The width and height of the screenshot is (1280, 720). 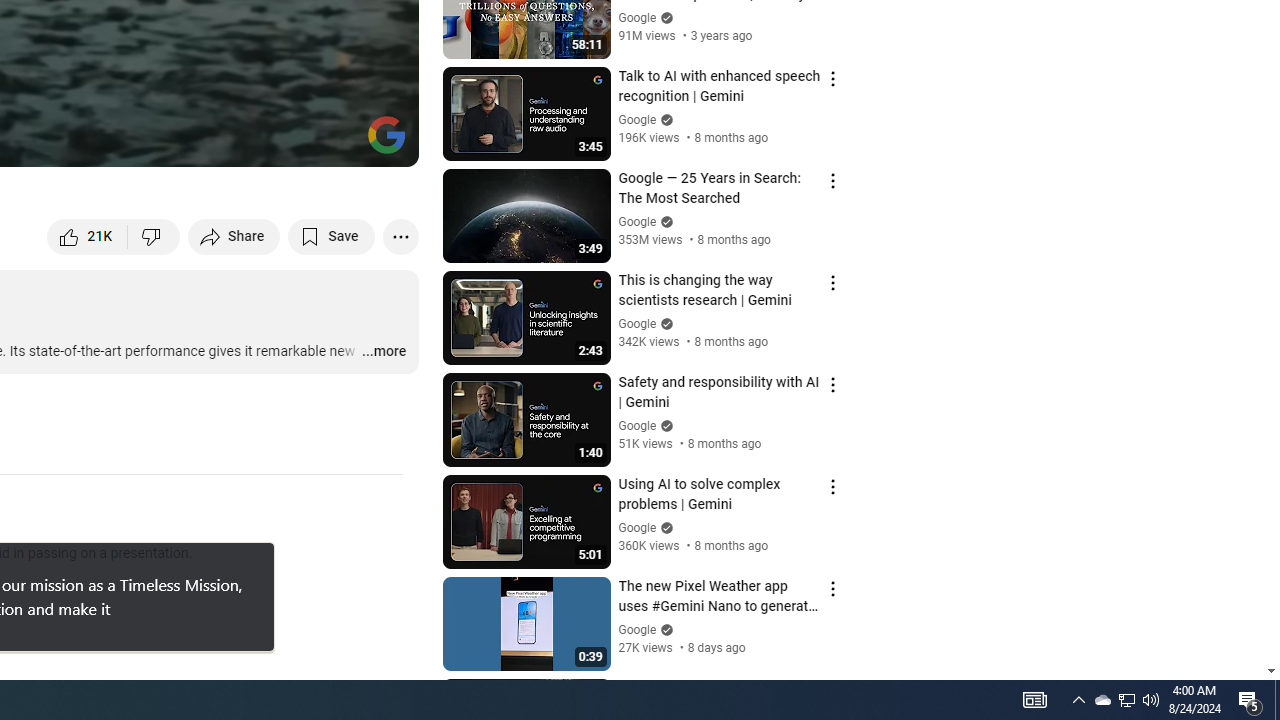 I want to click on 'Channel watermark', so click(x=386, y=135).